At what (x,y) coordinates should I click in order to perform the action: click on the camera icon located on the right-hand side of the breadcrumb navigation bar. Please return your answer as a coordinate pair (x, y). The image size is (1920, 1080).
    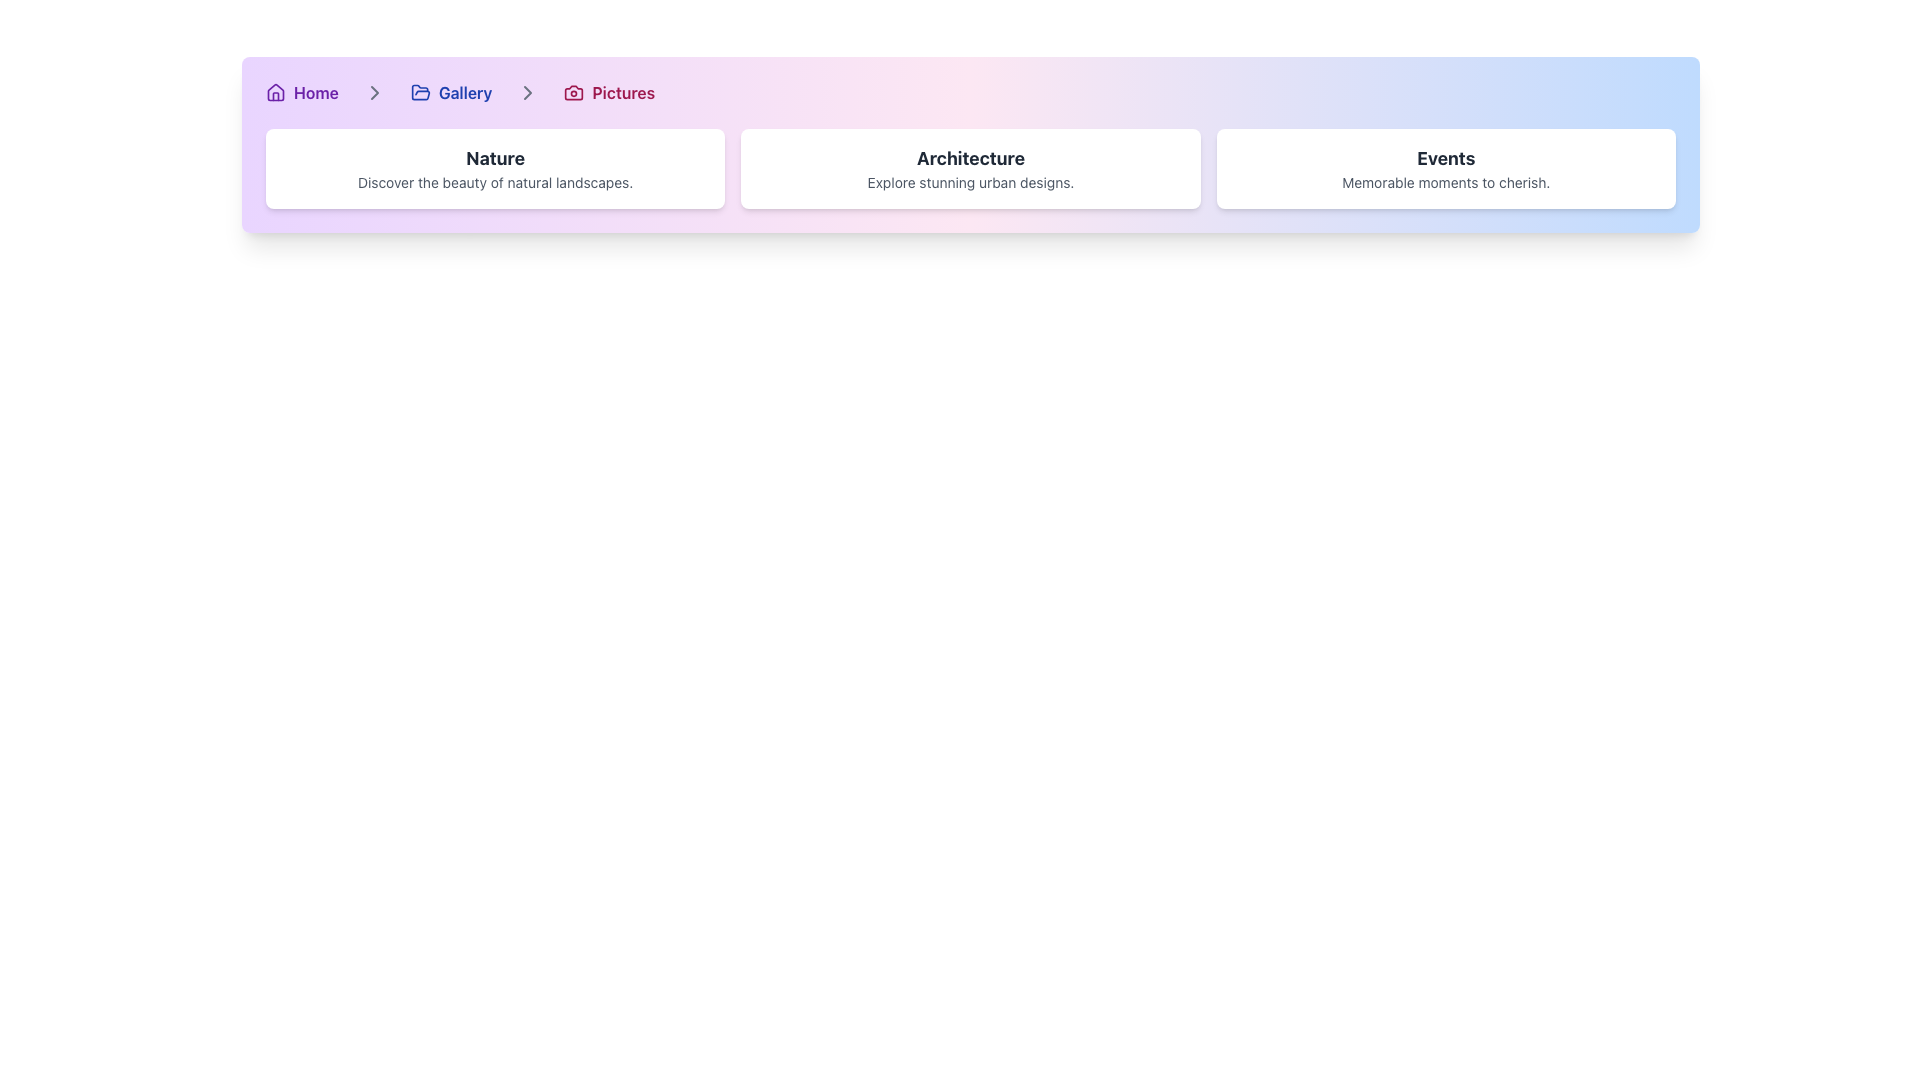
    Looking at the image, I should click on (573, 92).